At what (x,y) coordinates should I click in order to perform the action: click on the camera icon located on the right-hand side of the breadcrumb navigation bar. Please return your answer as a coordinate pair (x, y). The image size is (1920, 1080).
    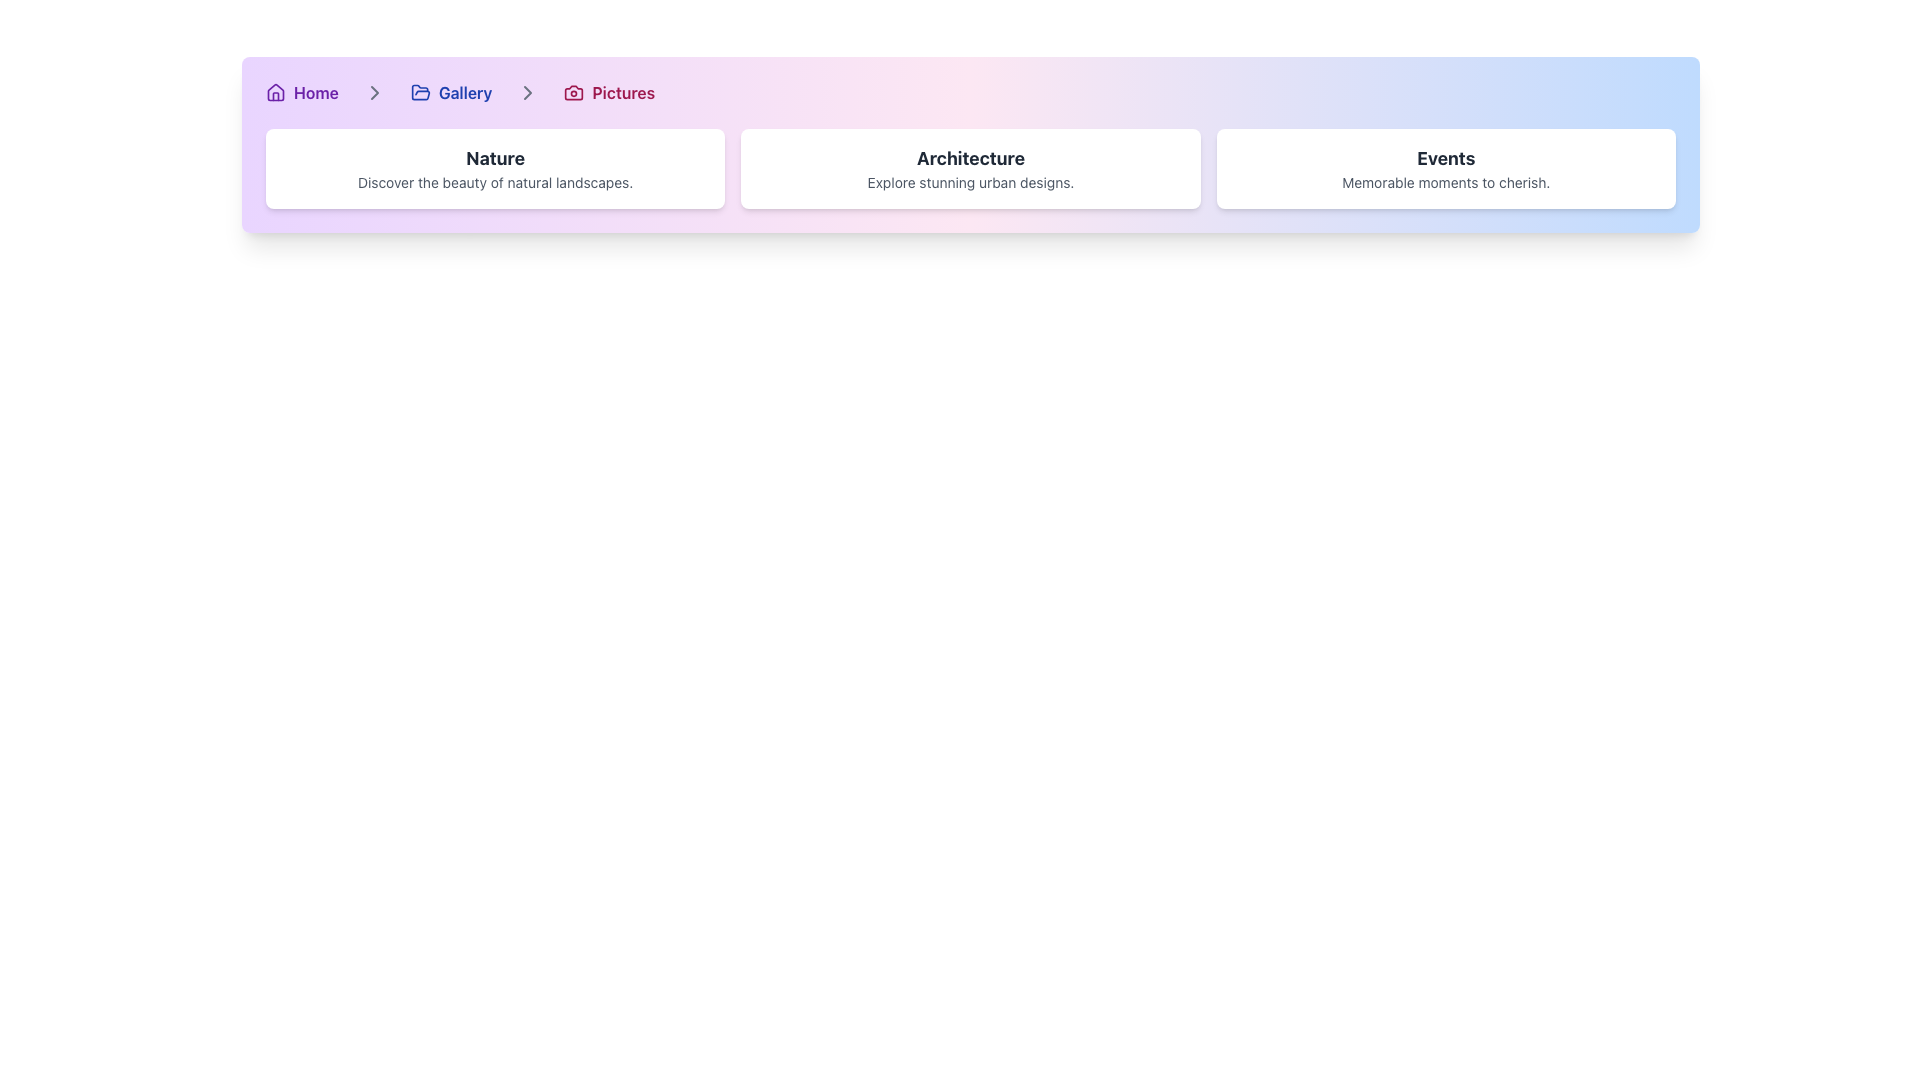
    Looking at the image, I should click on (573, 92).